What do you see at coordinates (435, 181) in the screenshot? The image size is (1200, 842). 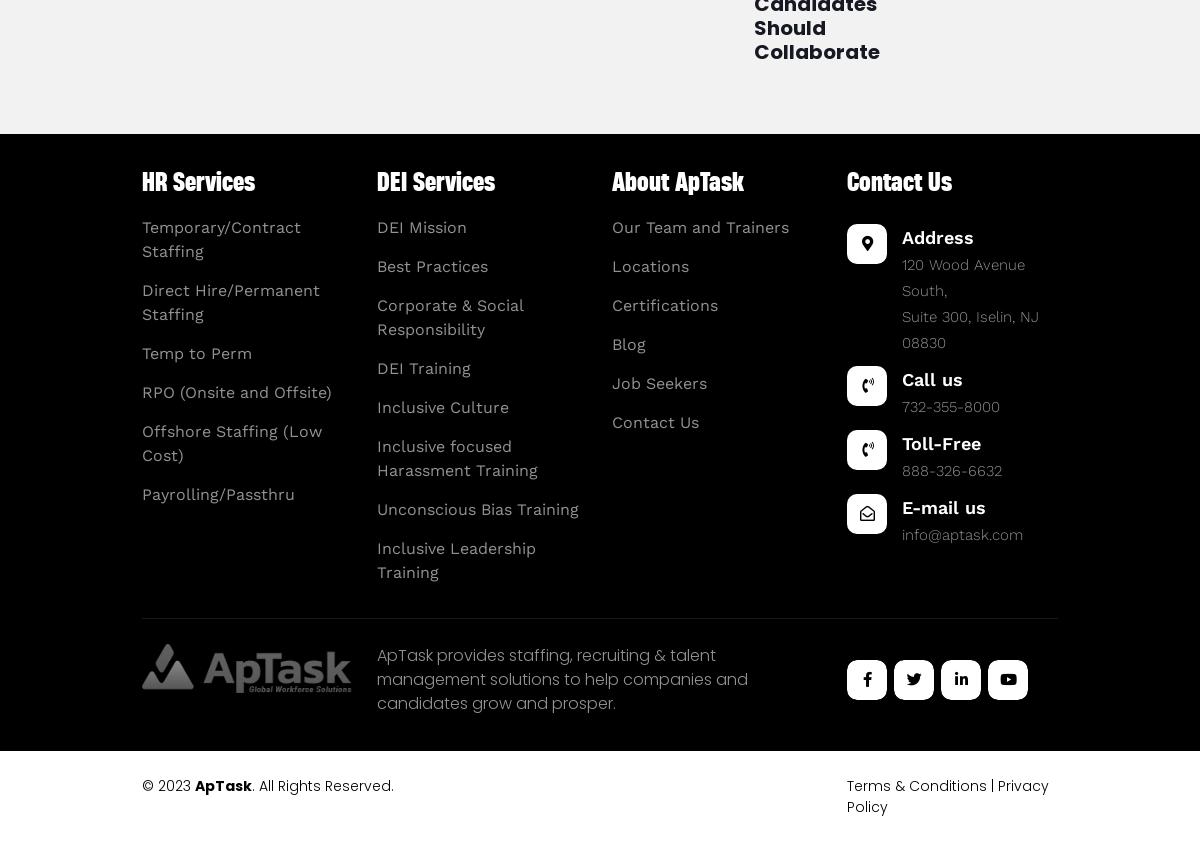 I see `'DEI Services'` at bounding box center [435, 181].